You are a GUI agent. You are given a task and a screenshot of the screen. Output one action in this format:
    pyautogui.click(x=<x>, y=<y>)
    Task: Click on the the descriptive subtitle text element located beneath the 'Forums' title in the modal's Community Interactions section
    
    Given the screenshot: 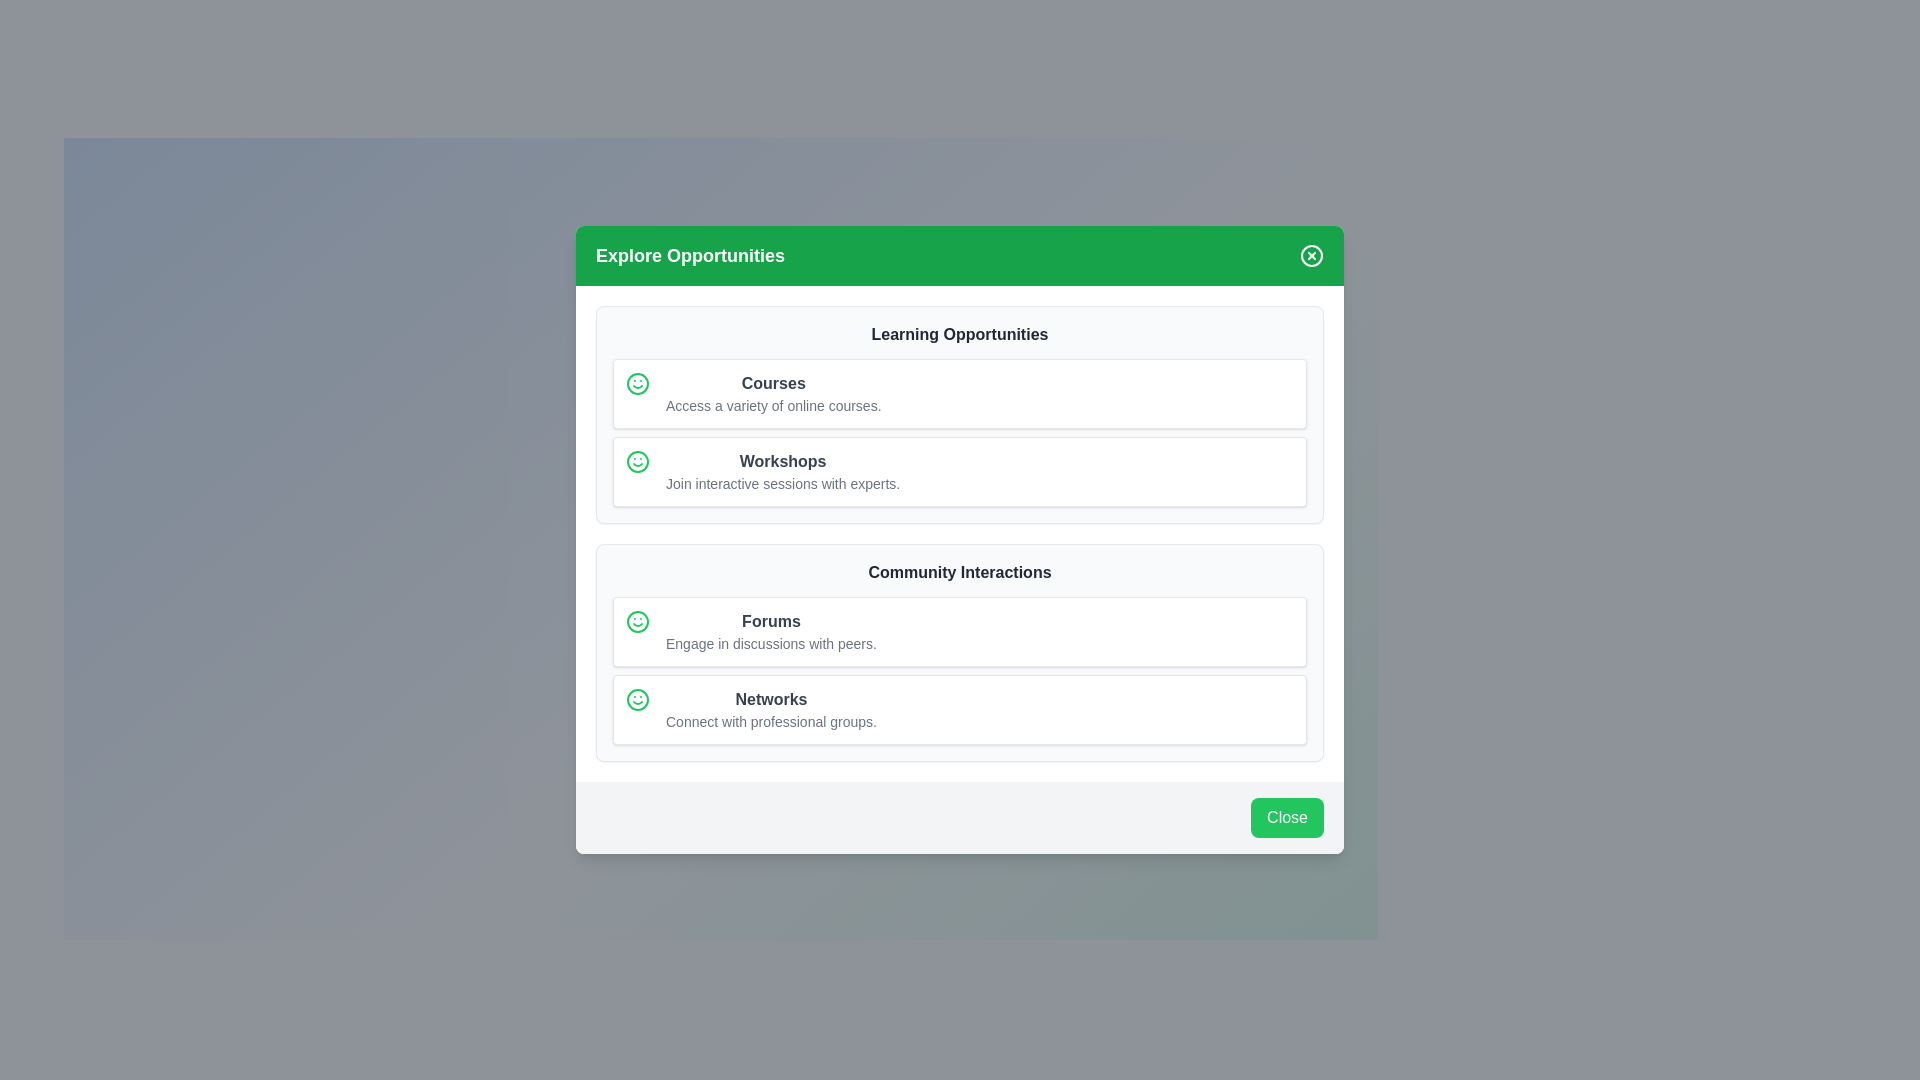 What is the action you would take?
    pyautogui.click(x=770, y=644)
    